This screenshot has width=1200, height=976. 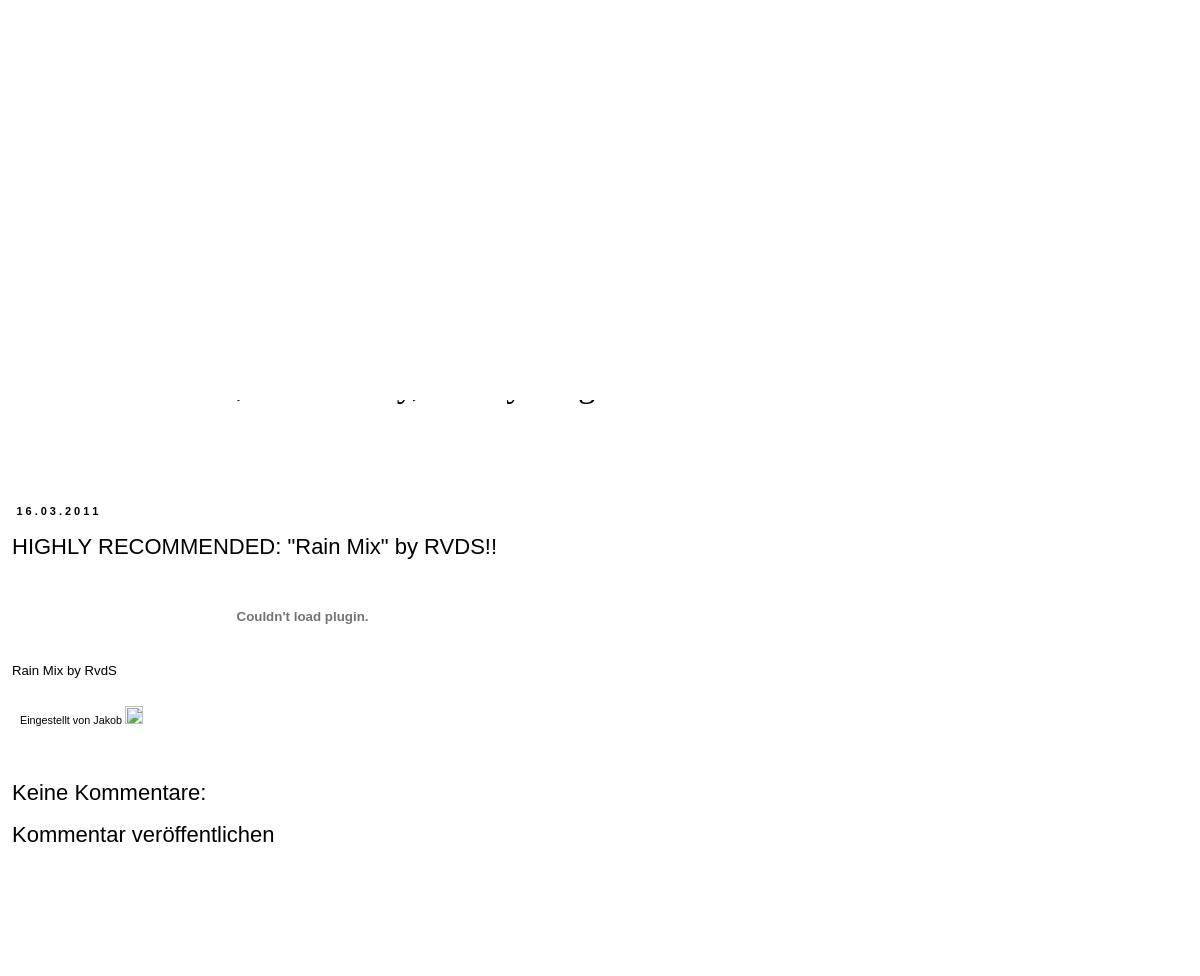 I want to click on 'Rain Mix', so click(x=12, y=669).